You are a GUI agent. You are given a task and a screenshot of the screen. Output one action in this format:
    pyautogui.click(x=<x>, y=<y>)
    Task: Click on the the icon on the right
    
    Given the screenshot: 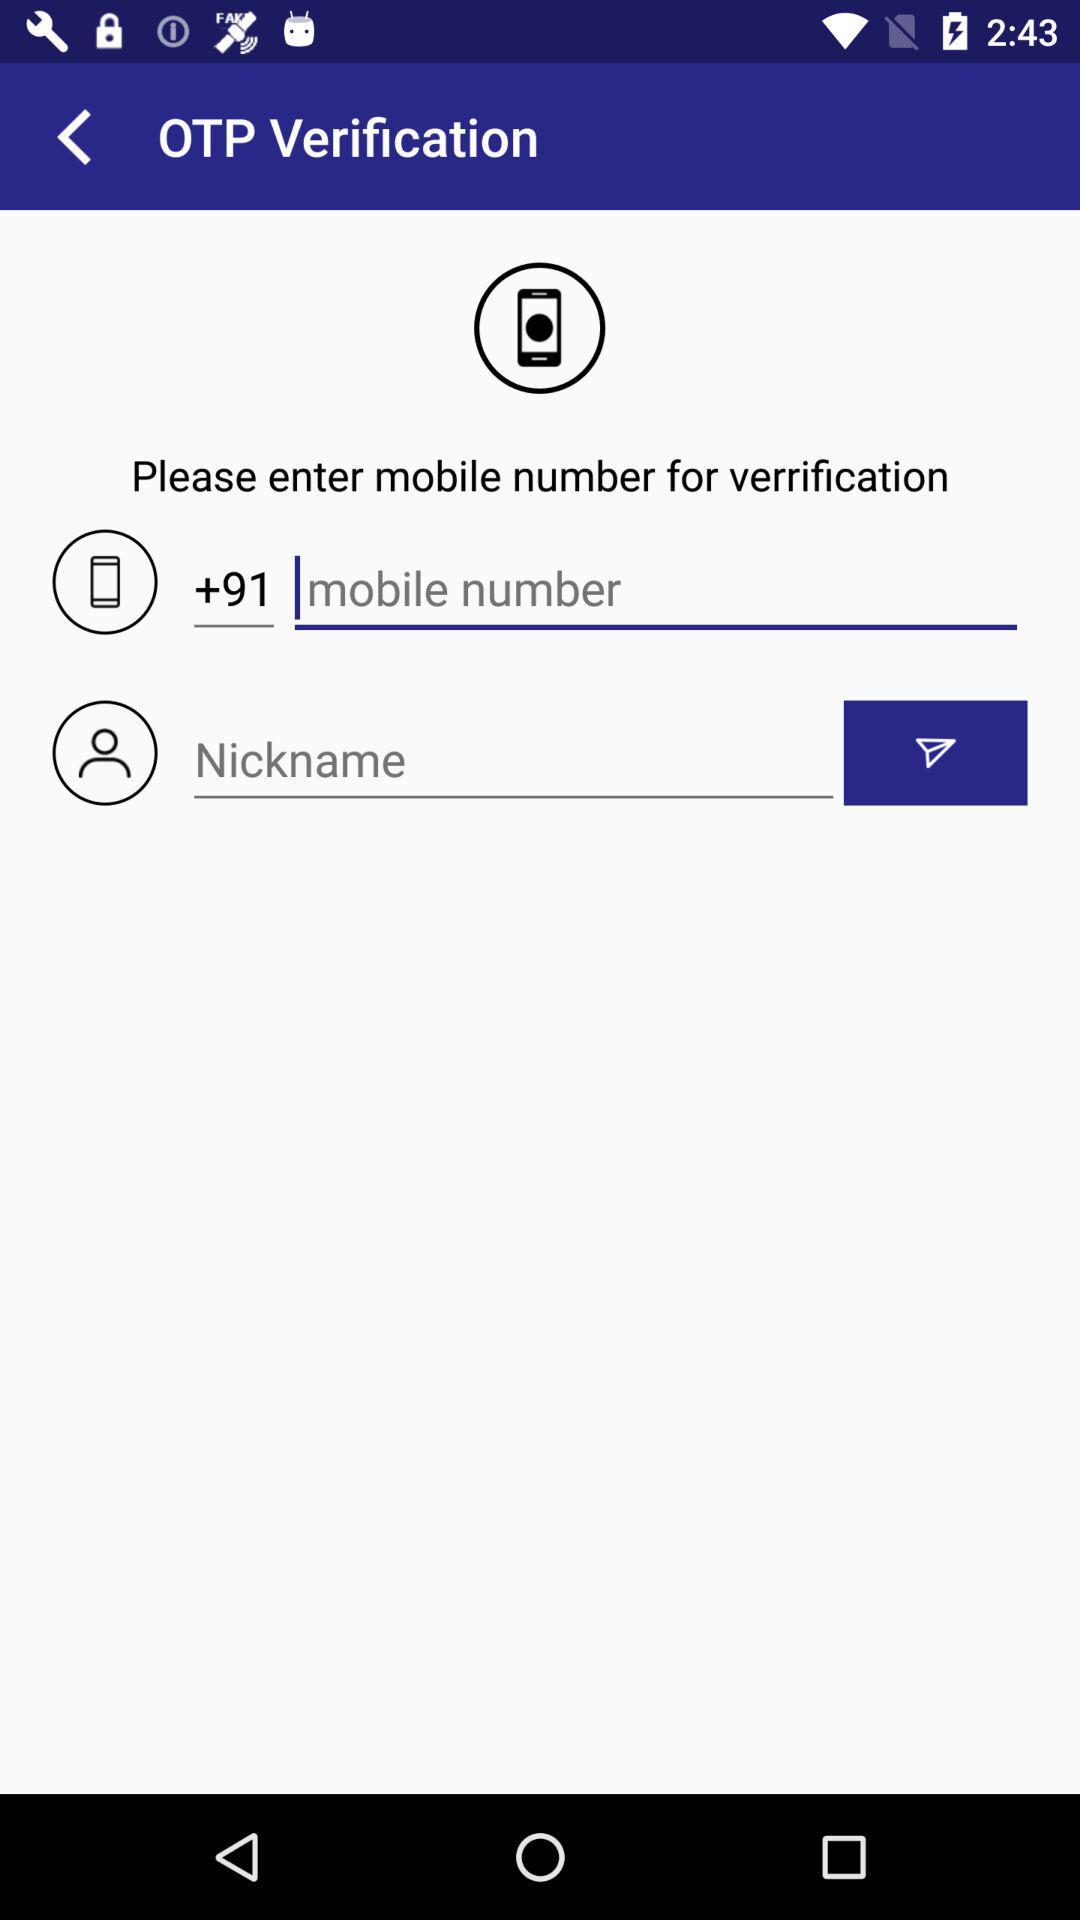 What is the action you would take?
    pyautogui.click(x=935, y=752)
    